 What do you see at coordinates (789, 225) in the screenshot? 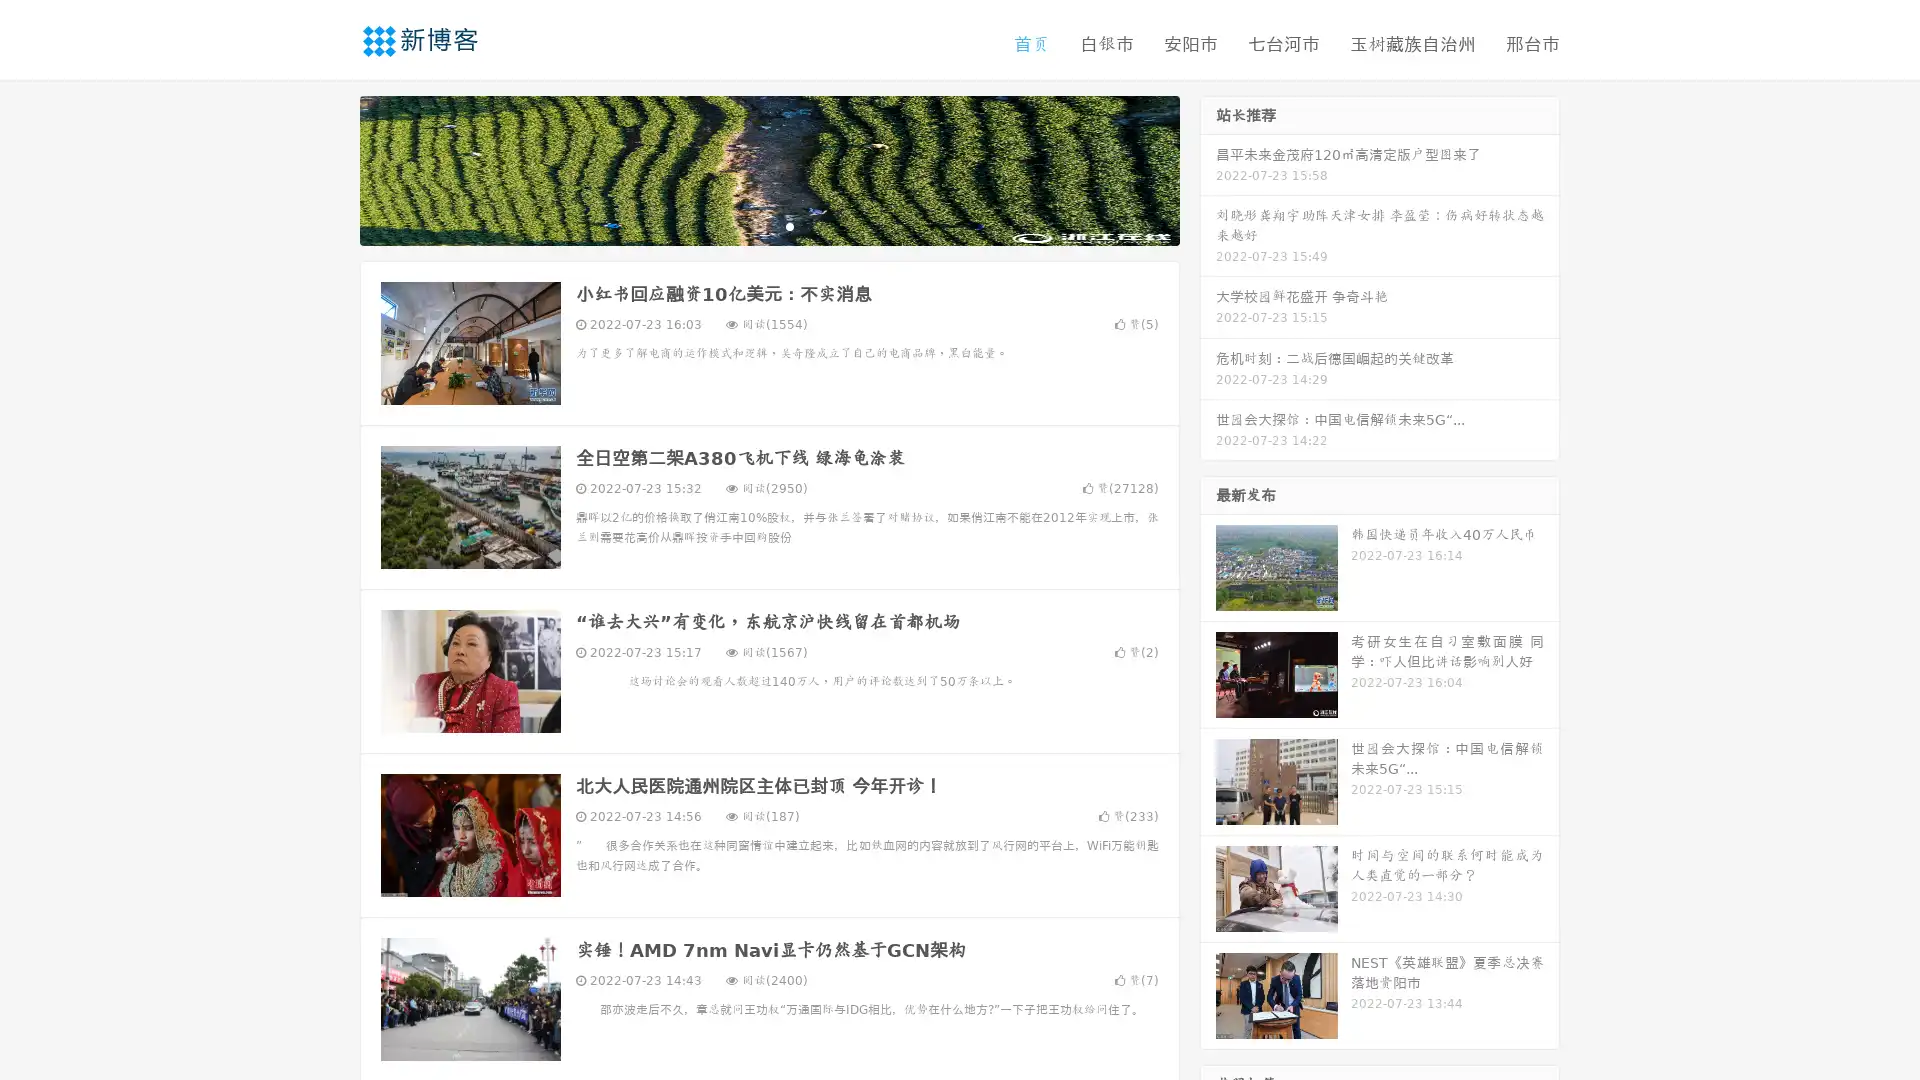
I see `Go to slide 3` at bounding box center [789, 225].